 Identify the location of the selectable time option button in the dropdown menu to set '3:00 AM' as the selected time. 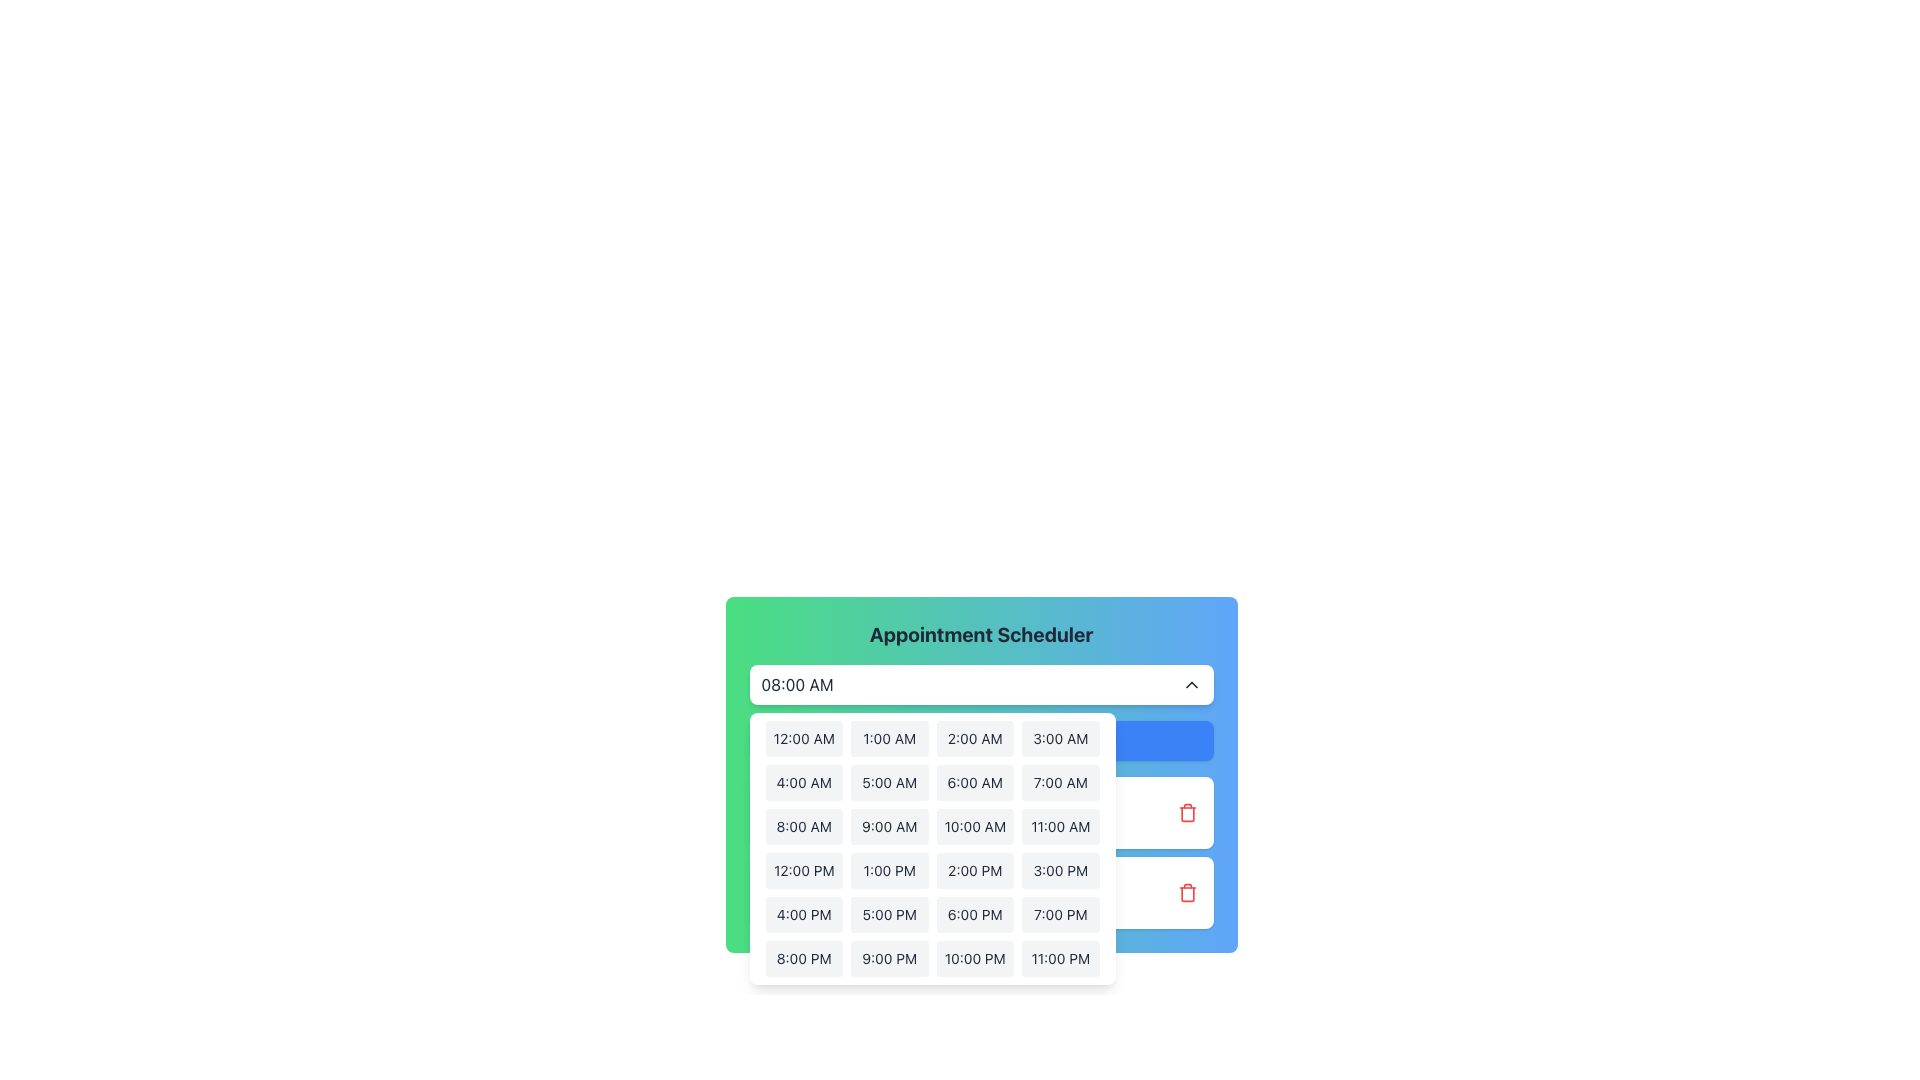
(1059, 739).